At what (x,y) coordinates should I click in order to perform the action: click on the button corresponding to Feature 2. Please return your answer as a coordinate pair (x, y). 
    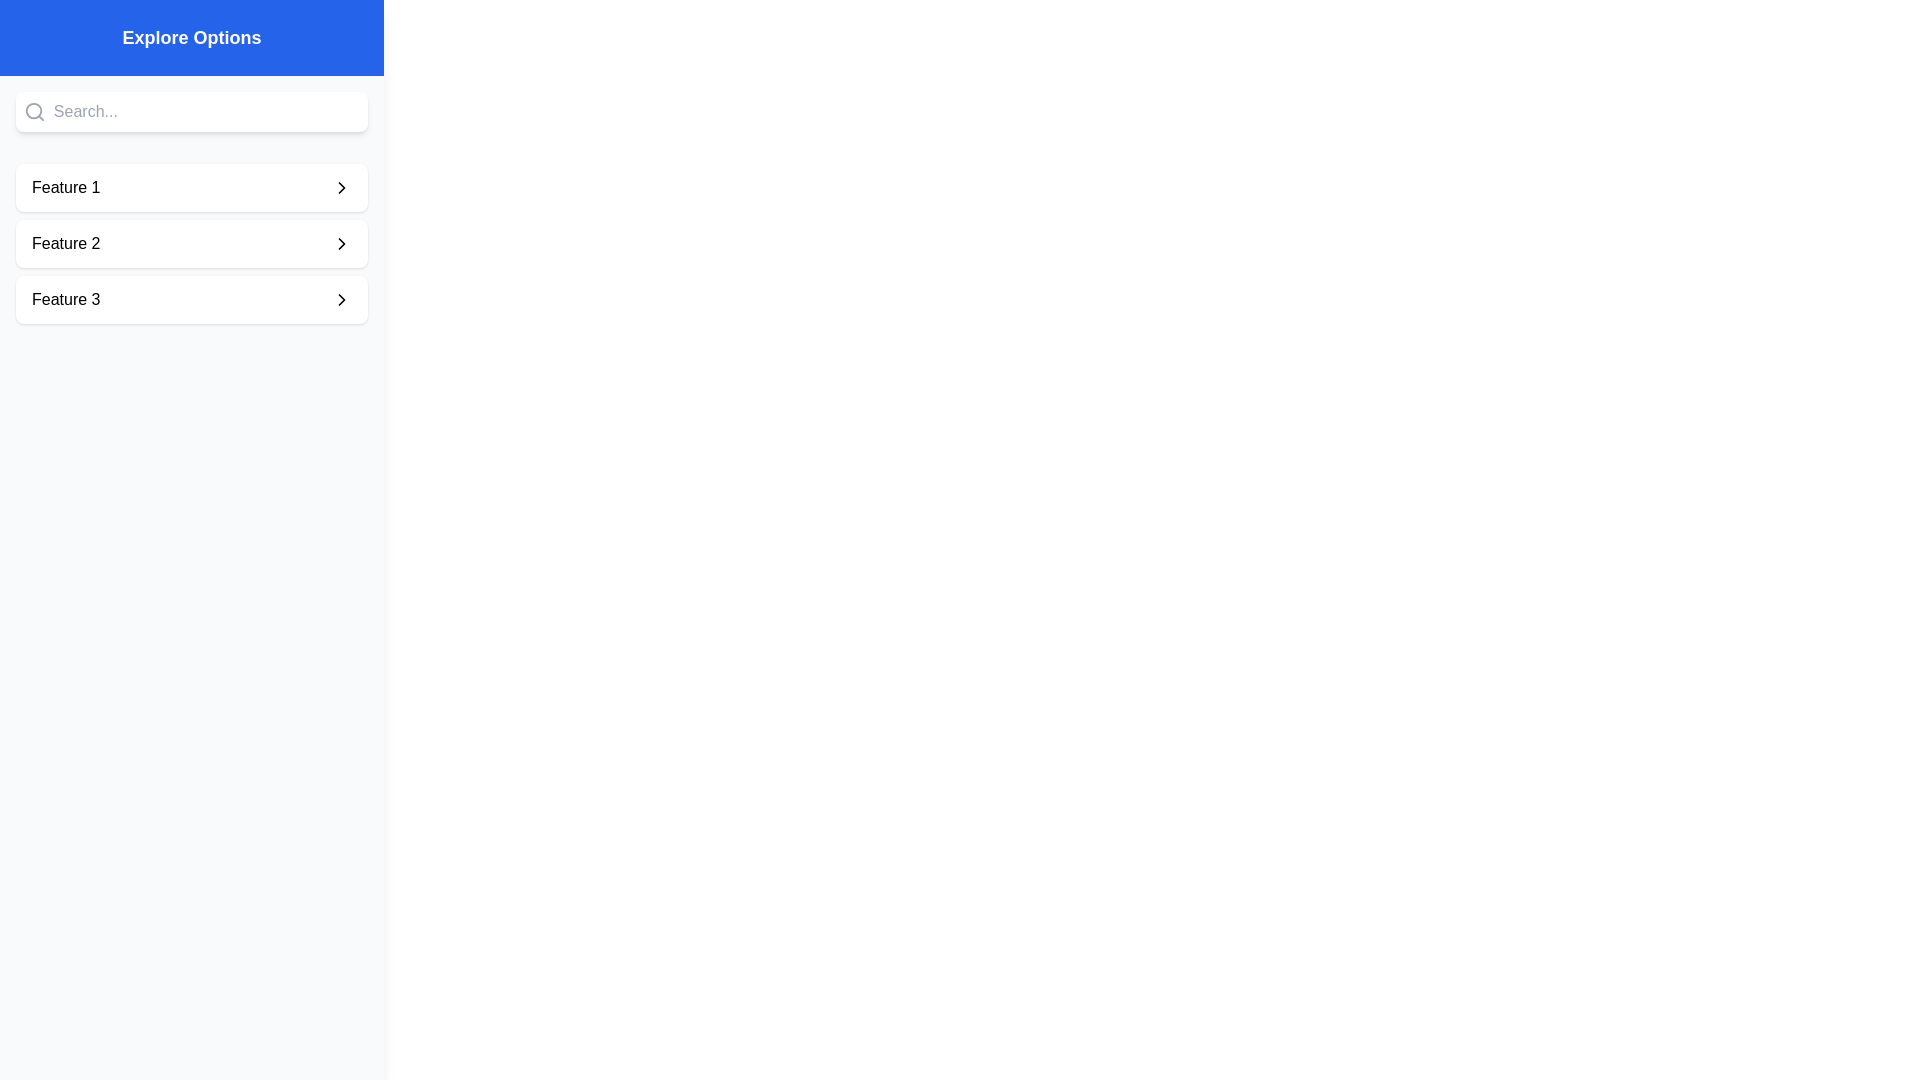
    Looking at the image, I should click on (192, 242).